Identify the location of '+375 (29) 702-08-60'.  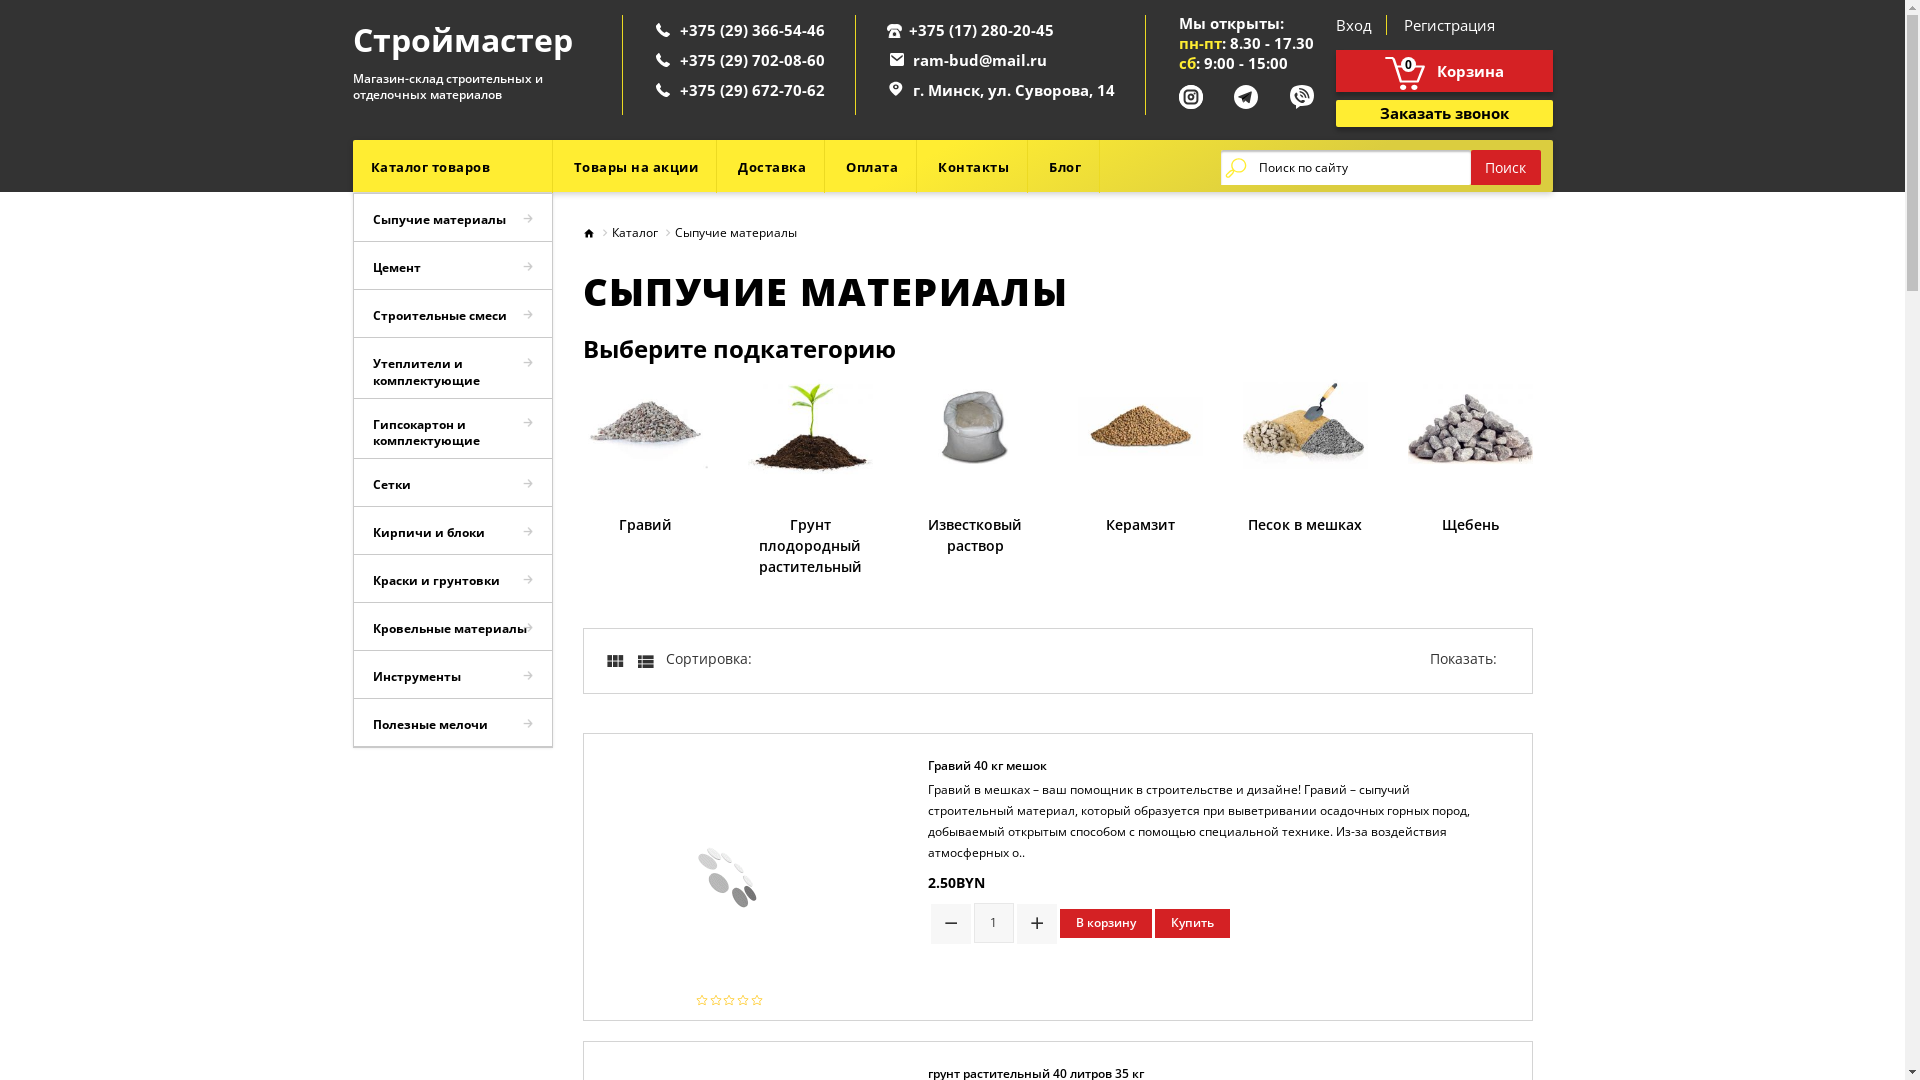
(751, 59).